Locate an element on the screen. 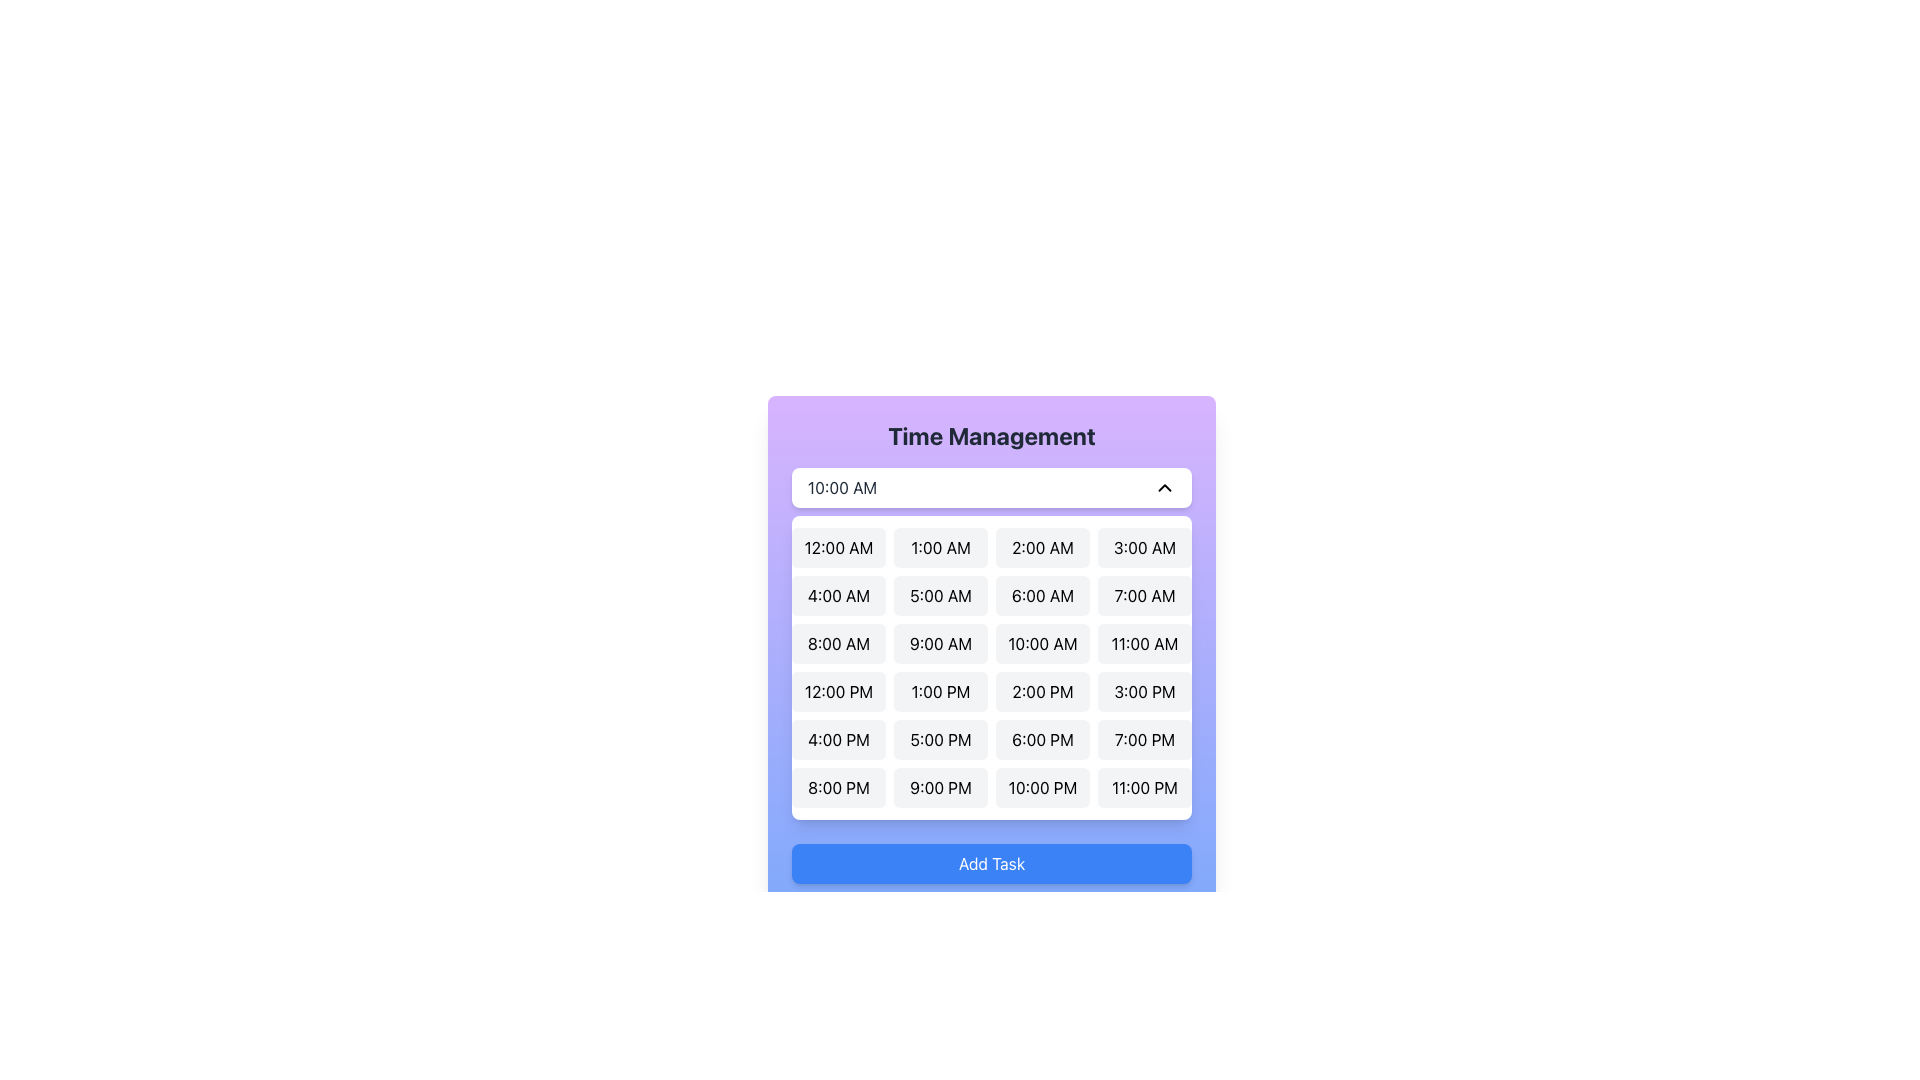 The image size is (1920, 1080). the '3:00 PM' time slot button located in the fourth position of the fourth row under the 'Time Management' section is located at coordinates (1145, 690).